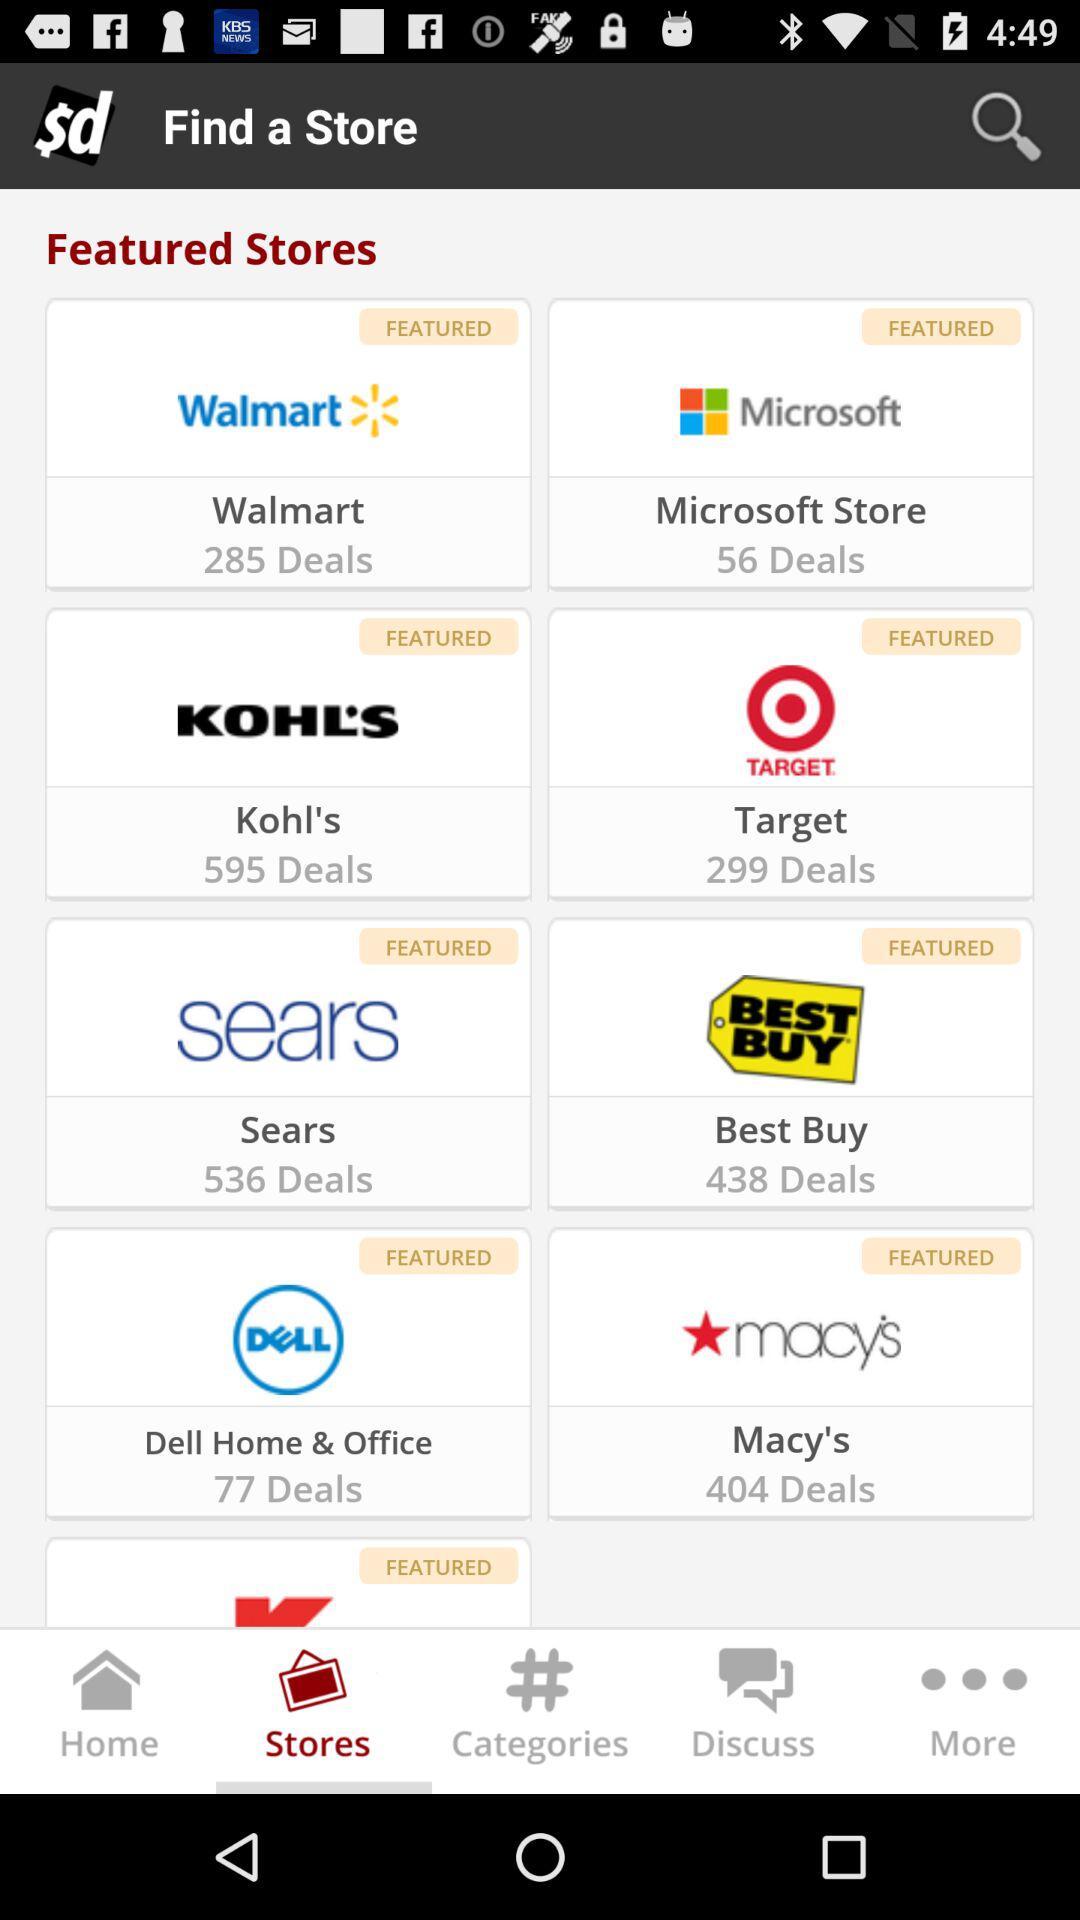 The width and height of the screenshot is (1080, 1920). Describe the element at coordinates (540, 1715) in the screenshot. I see `search categories` at that location.